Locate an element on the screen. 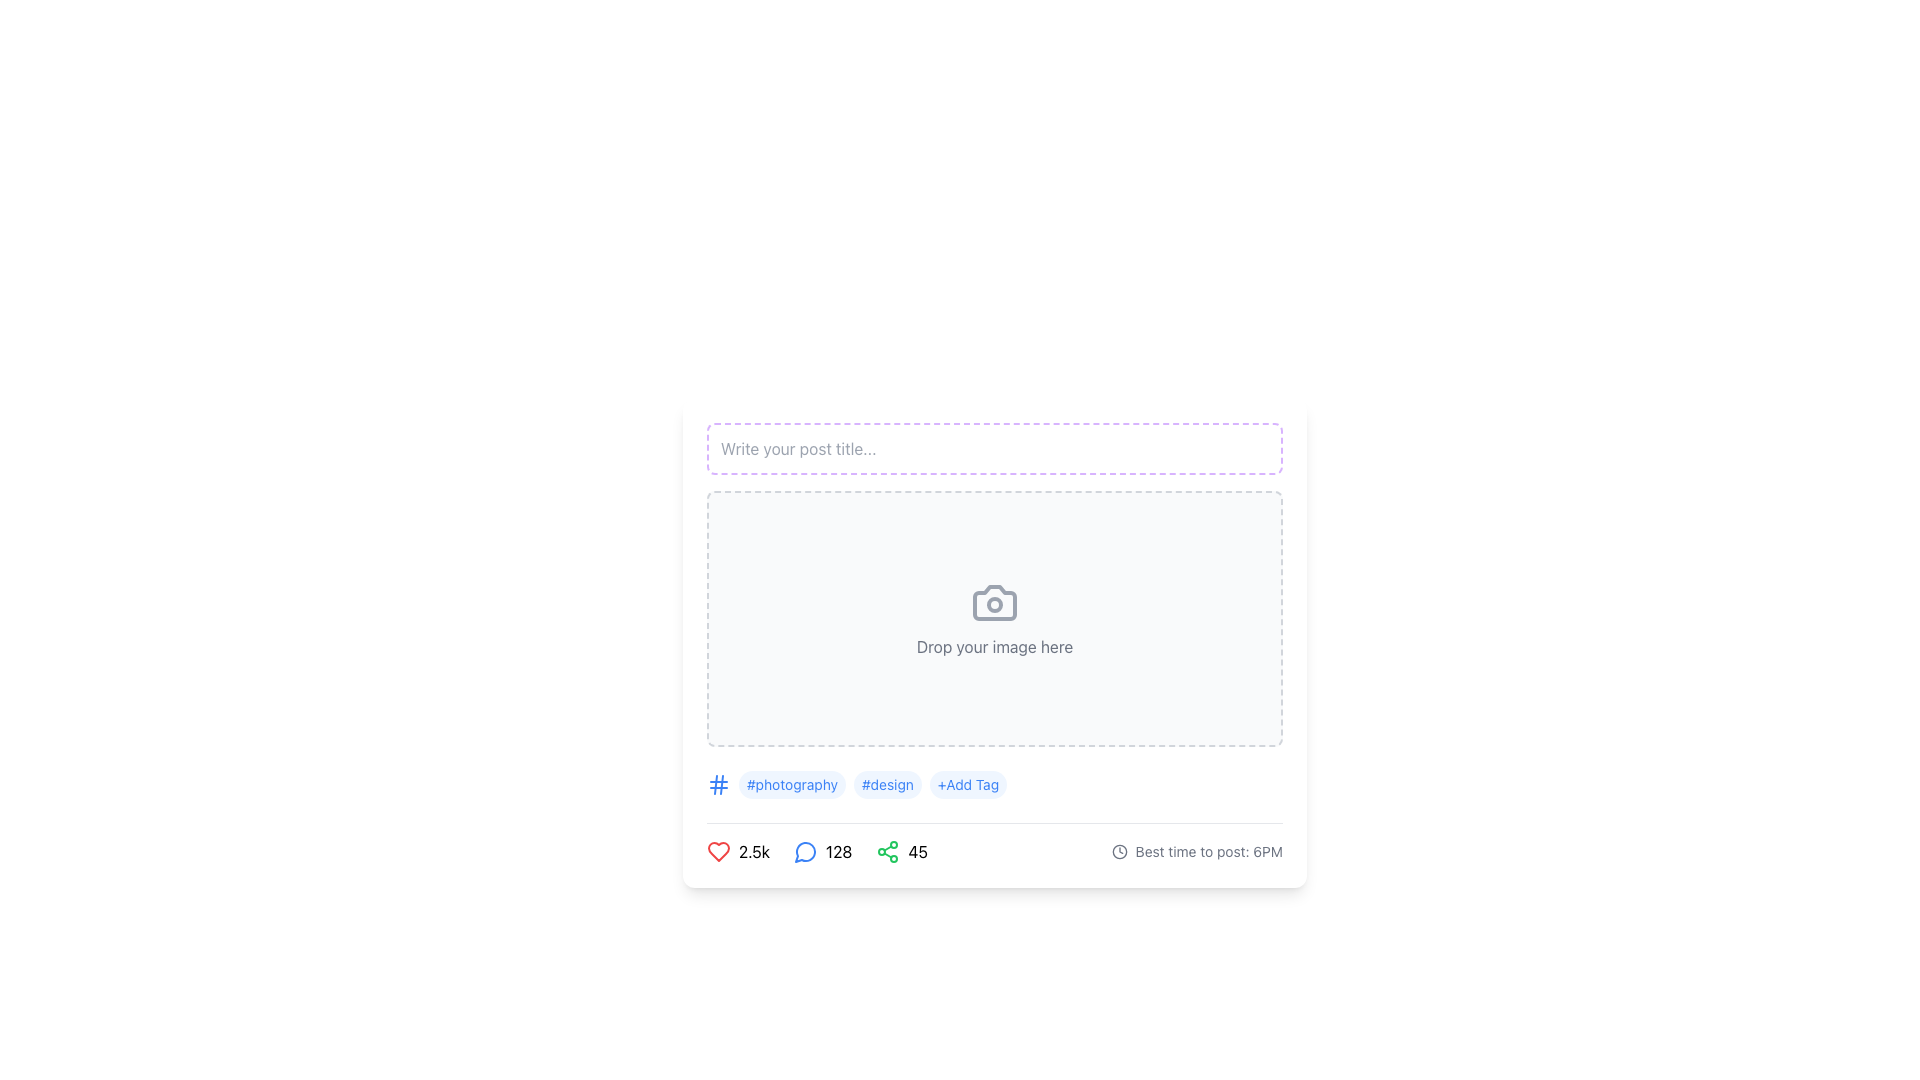 The height and width of the screenshot is (1080, 1920). the static informational text indicating the recommended optimal posting time of '6PM', located at the bottom-right corner of the card is located at coordinates (1208, 852).